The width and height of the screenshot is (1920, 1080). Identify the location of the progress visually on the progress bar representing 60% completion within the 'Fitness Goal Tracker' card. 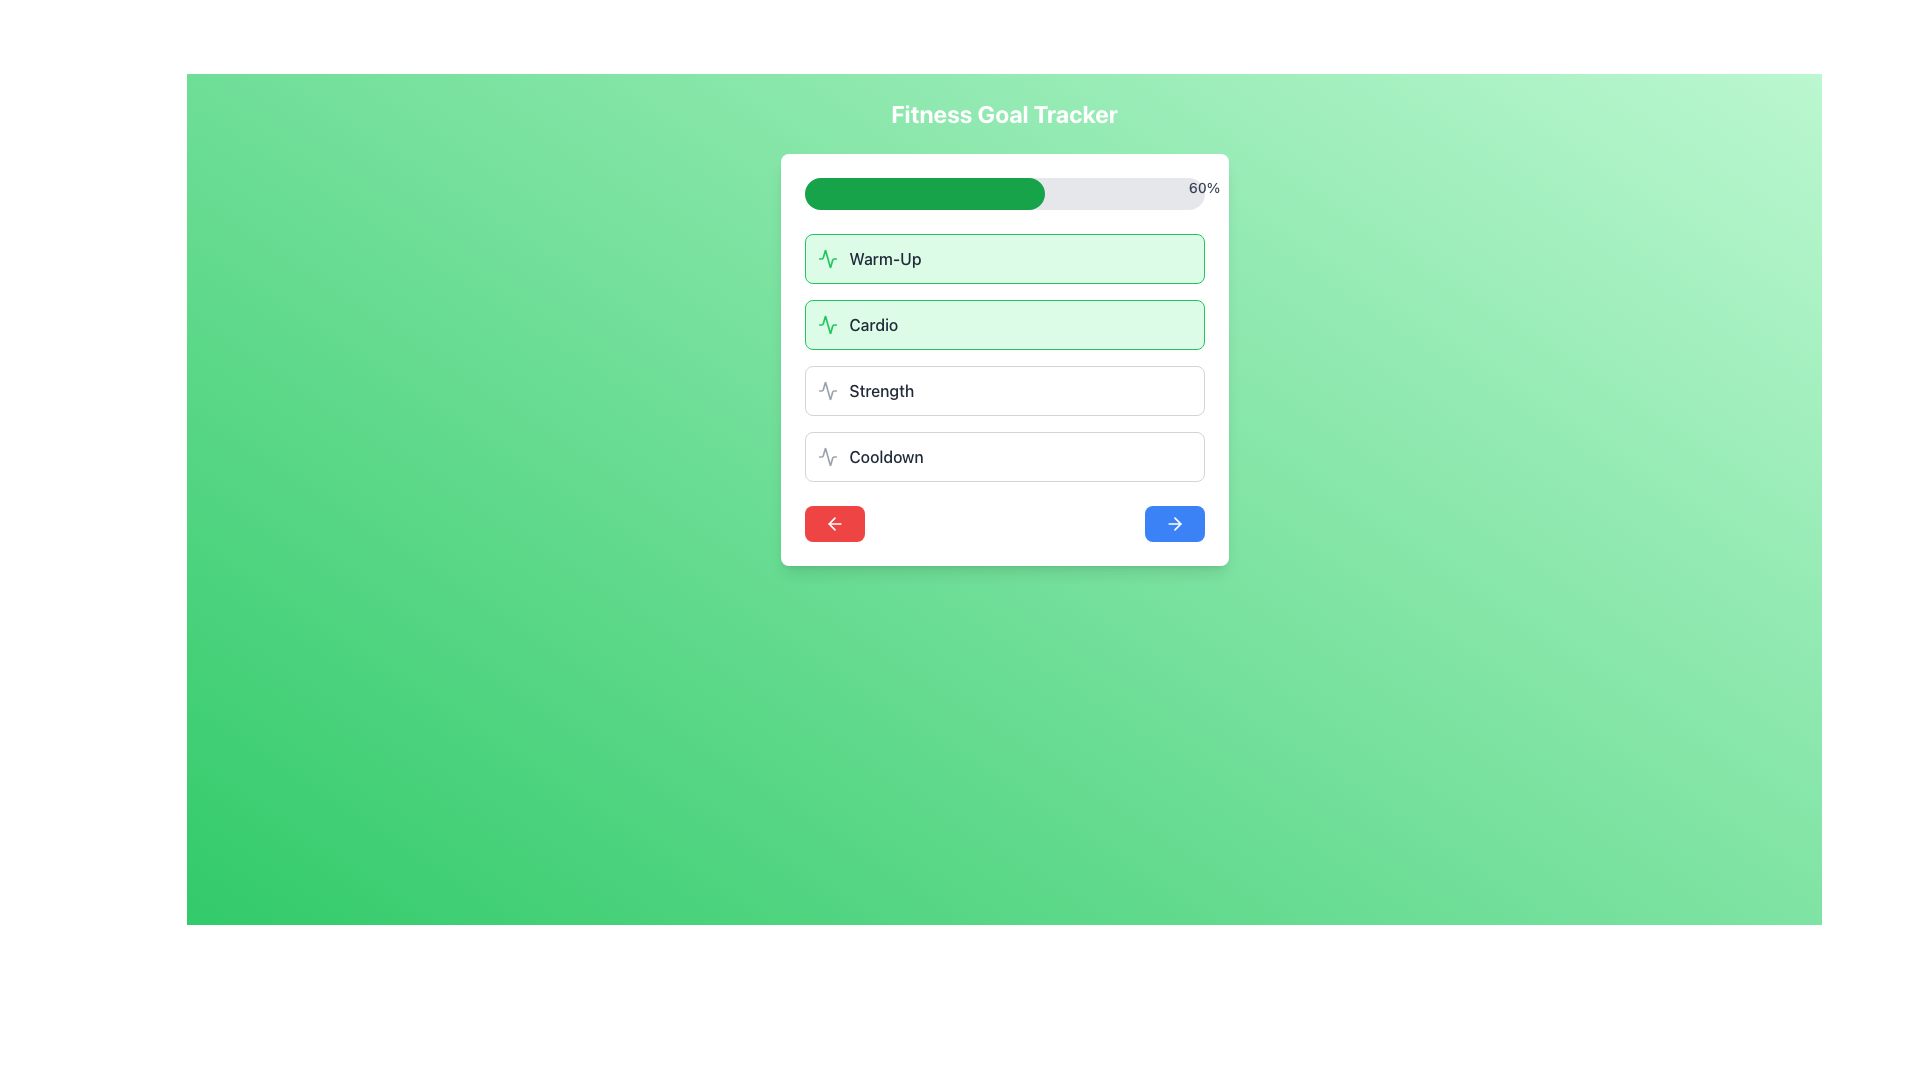
(1004, 193).